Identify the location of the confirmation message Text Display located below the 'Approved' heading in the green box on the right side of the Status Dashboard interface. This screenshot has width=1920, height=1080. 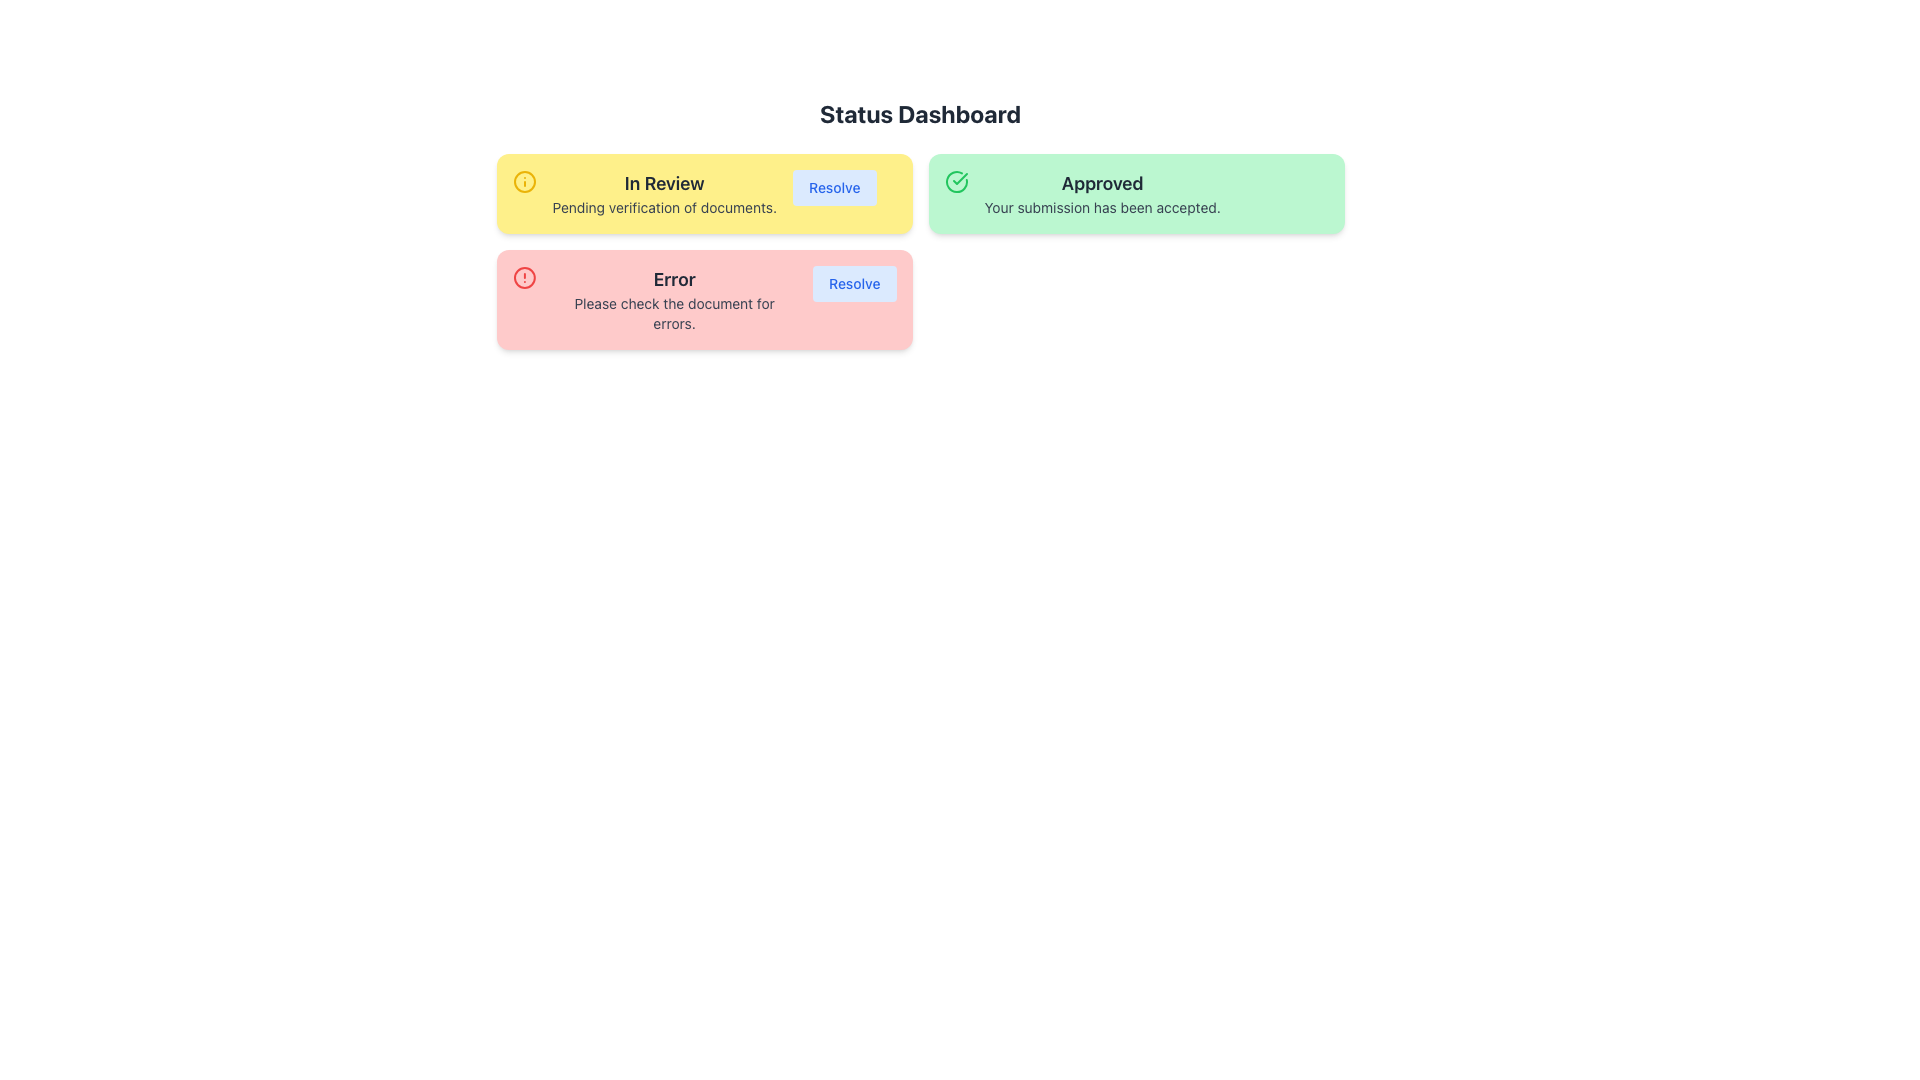
(1101, 208).